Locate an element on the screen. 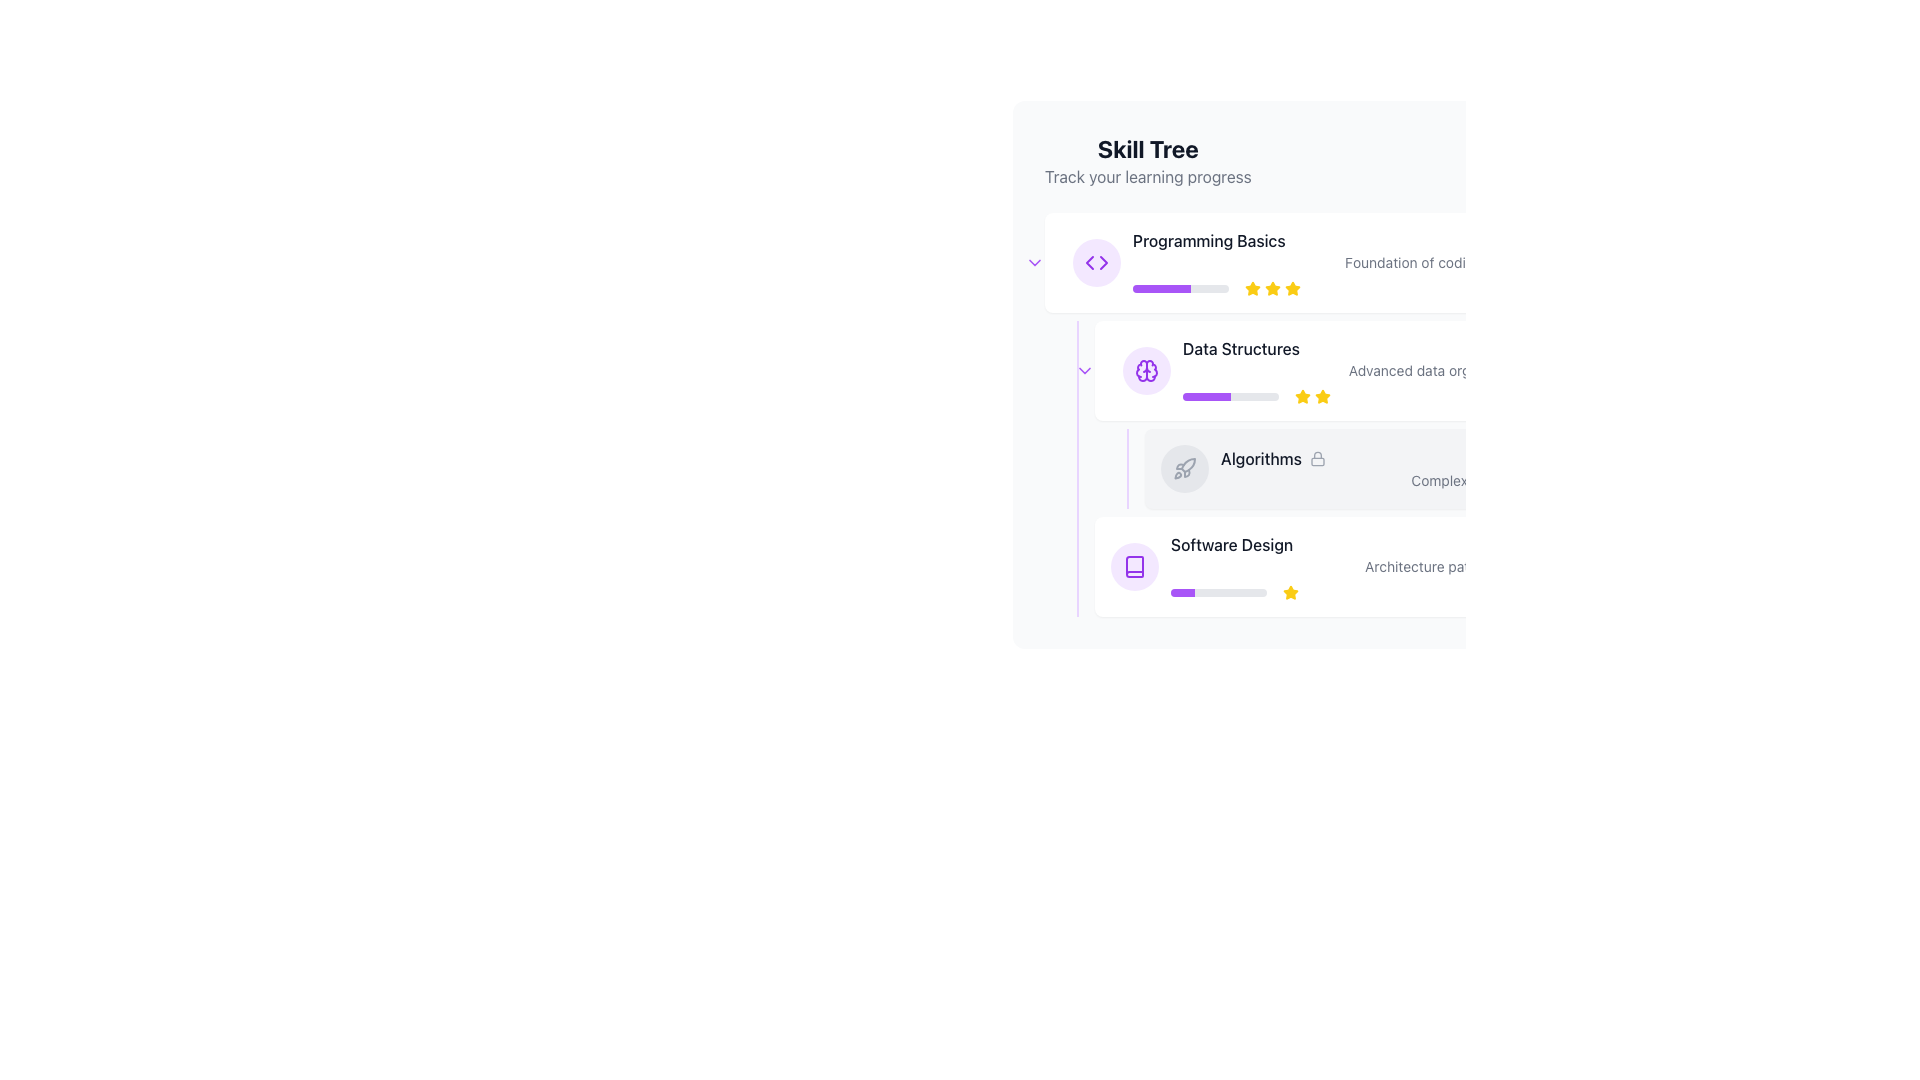 The width and height of the screenshot is (1920, 1080). the Static Text Label indicating 'Algorithms', located in the 'Data Structures' section of the skill tree interface, positioned to the left of a lock icon is located at coordinates (1260, 459).